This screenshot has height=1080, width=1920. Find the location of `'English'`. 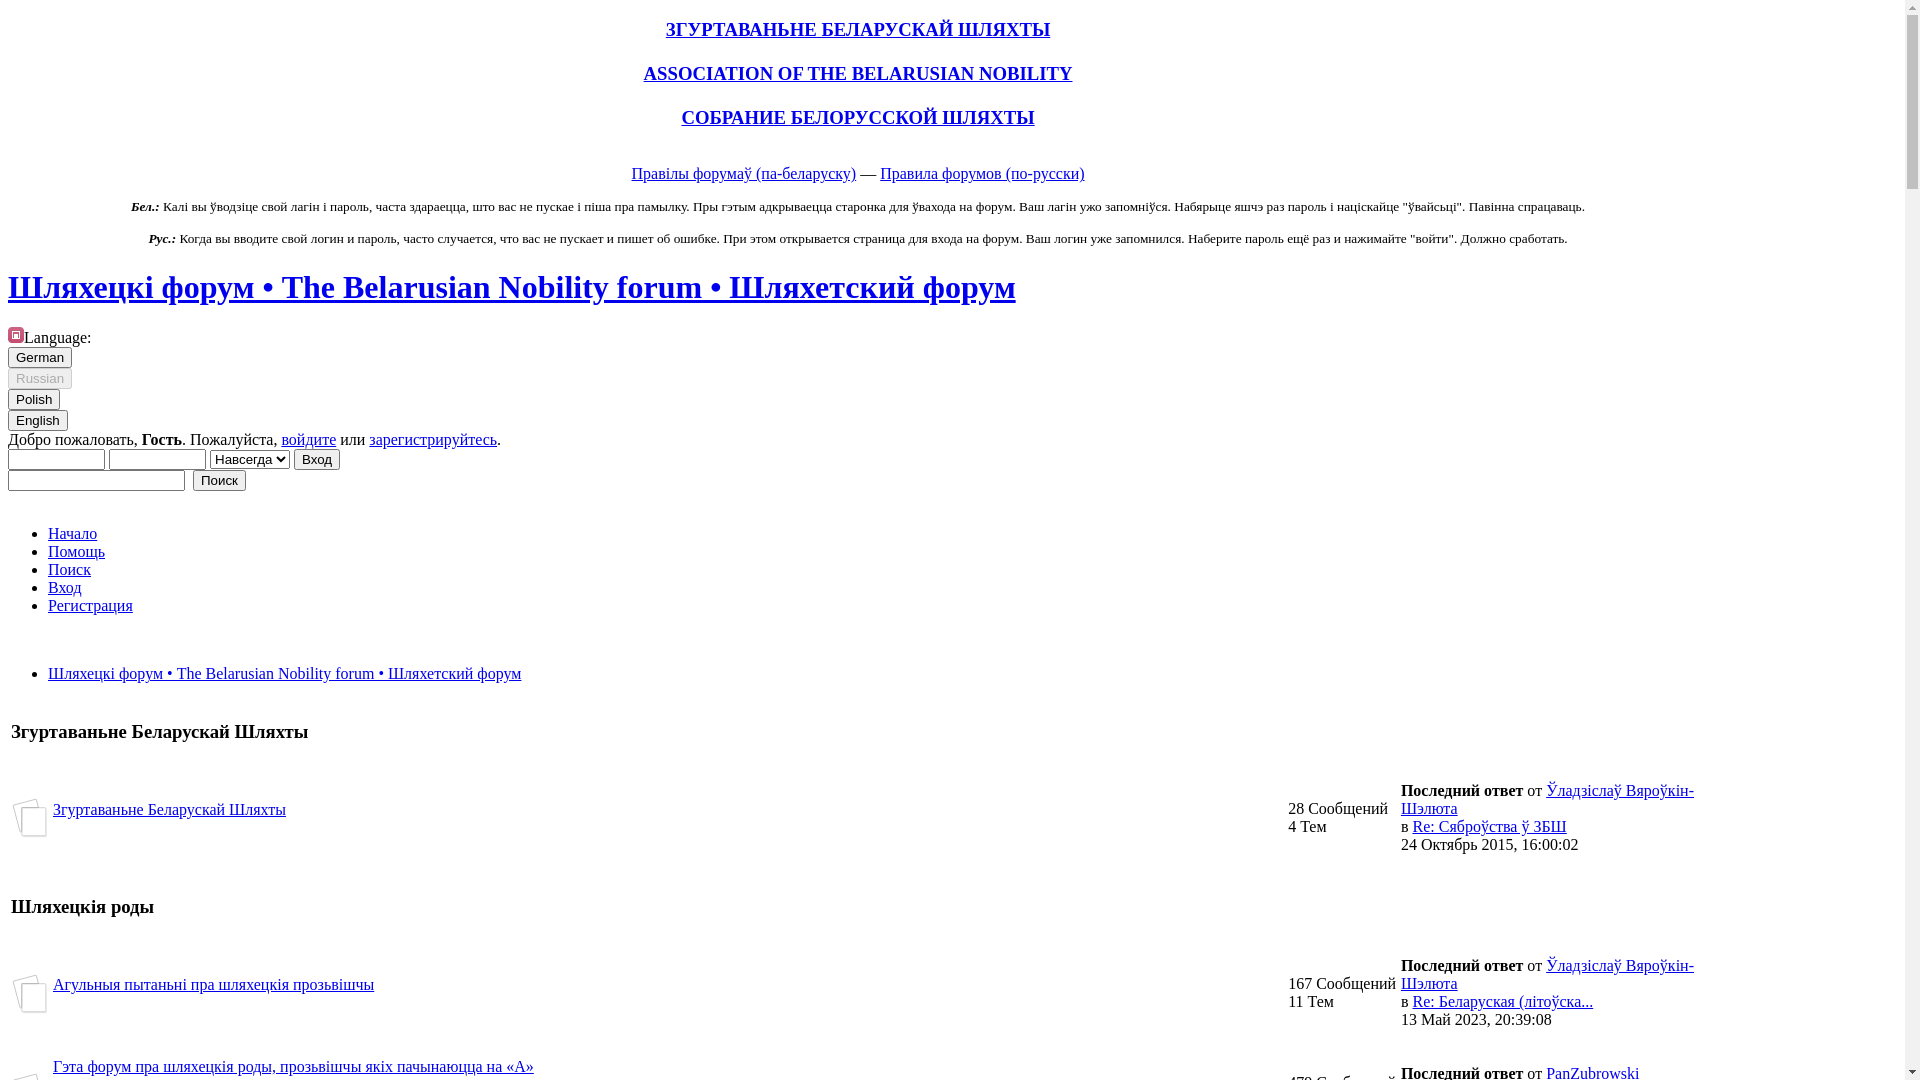

'English' is located at coordinates (38, 419).